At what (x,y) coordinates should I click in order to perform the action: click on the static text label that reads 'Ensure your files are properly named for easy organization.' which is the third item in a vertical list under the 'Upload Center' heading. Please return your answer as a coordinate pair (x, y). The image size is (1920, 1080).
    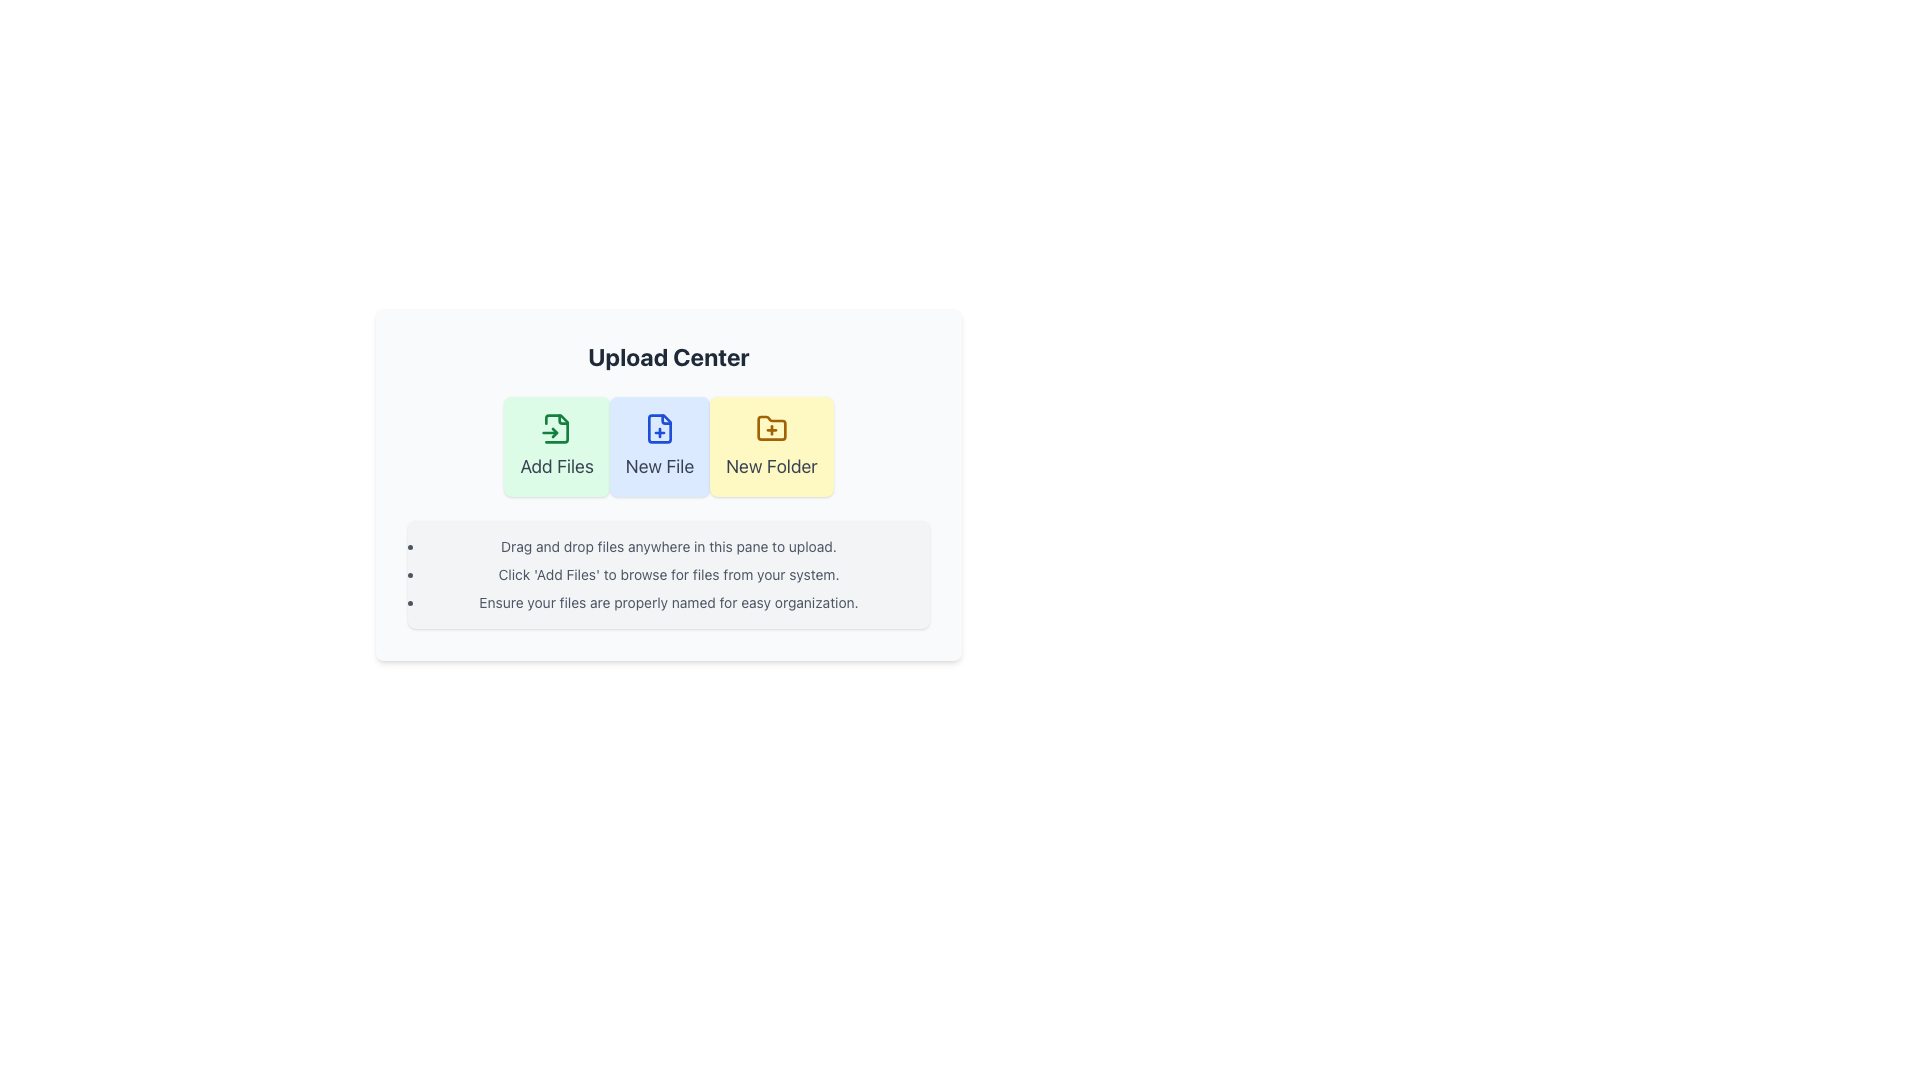
    Looking at the image, I should click on (668, 601).